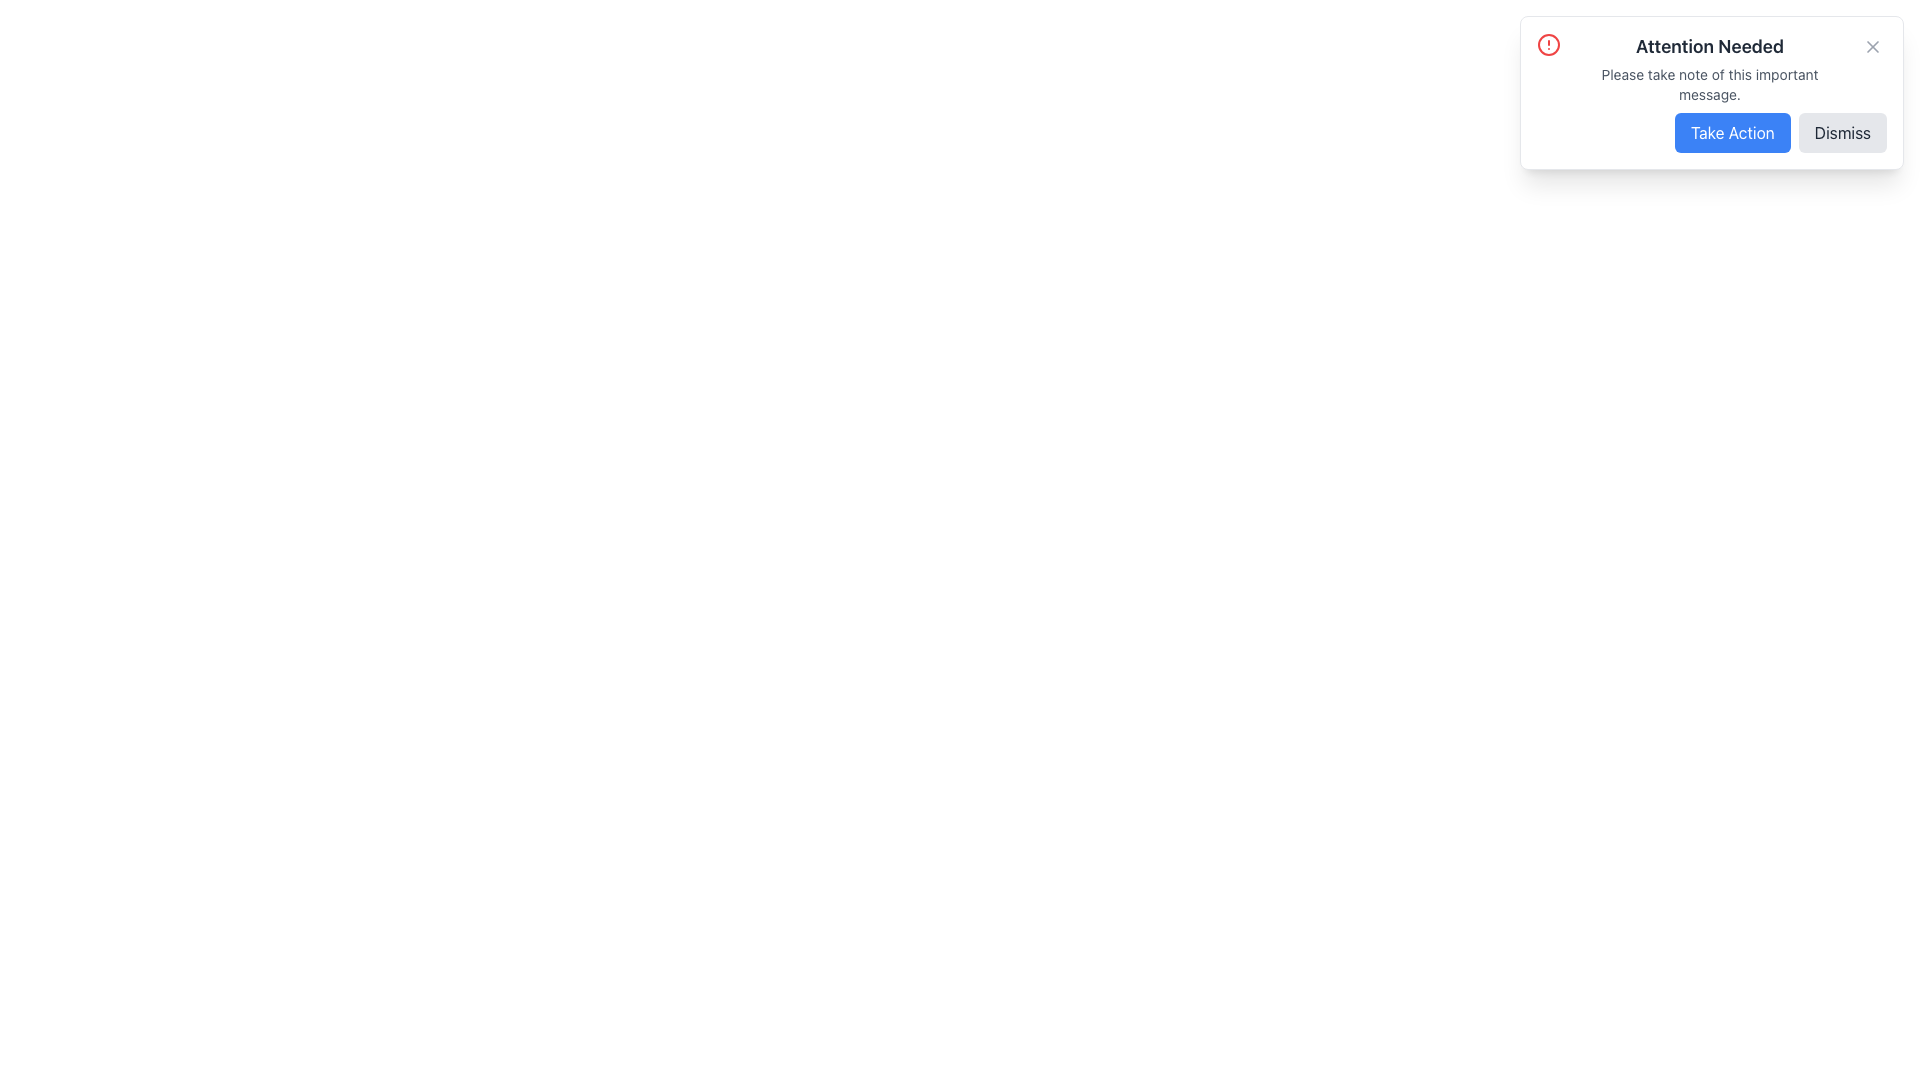 The width and height of the screenshot is (1920, 1080). What do you see at coordinates (1841, 132) in the screenshot?
I see `the dismiss button located at the top-right corner of the notification box` at bounding box center [1841, 132].